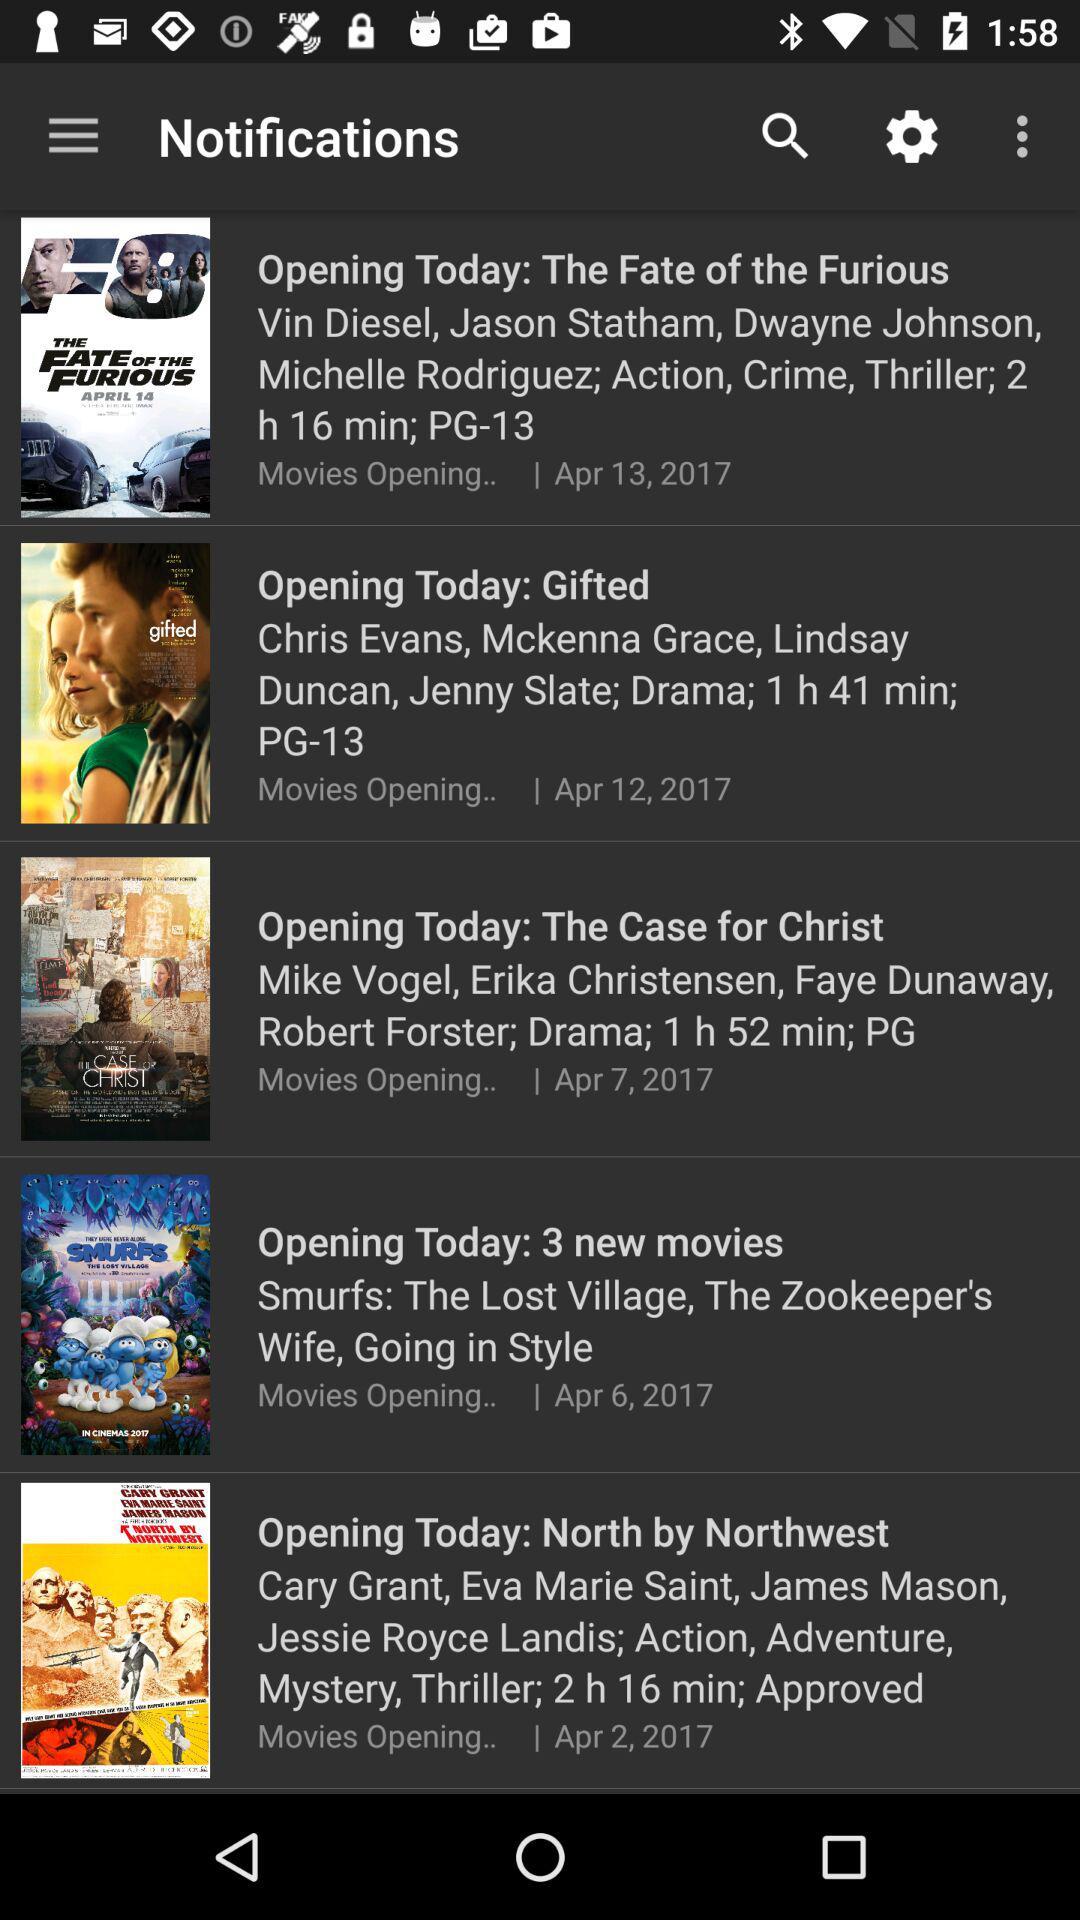 This screenshot has width=1080, height=1920. I want to click on item above opening today 3, so click(535, 1077).